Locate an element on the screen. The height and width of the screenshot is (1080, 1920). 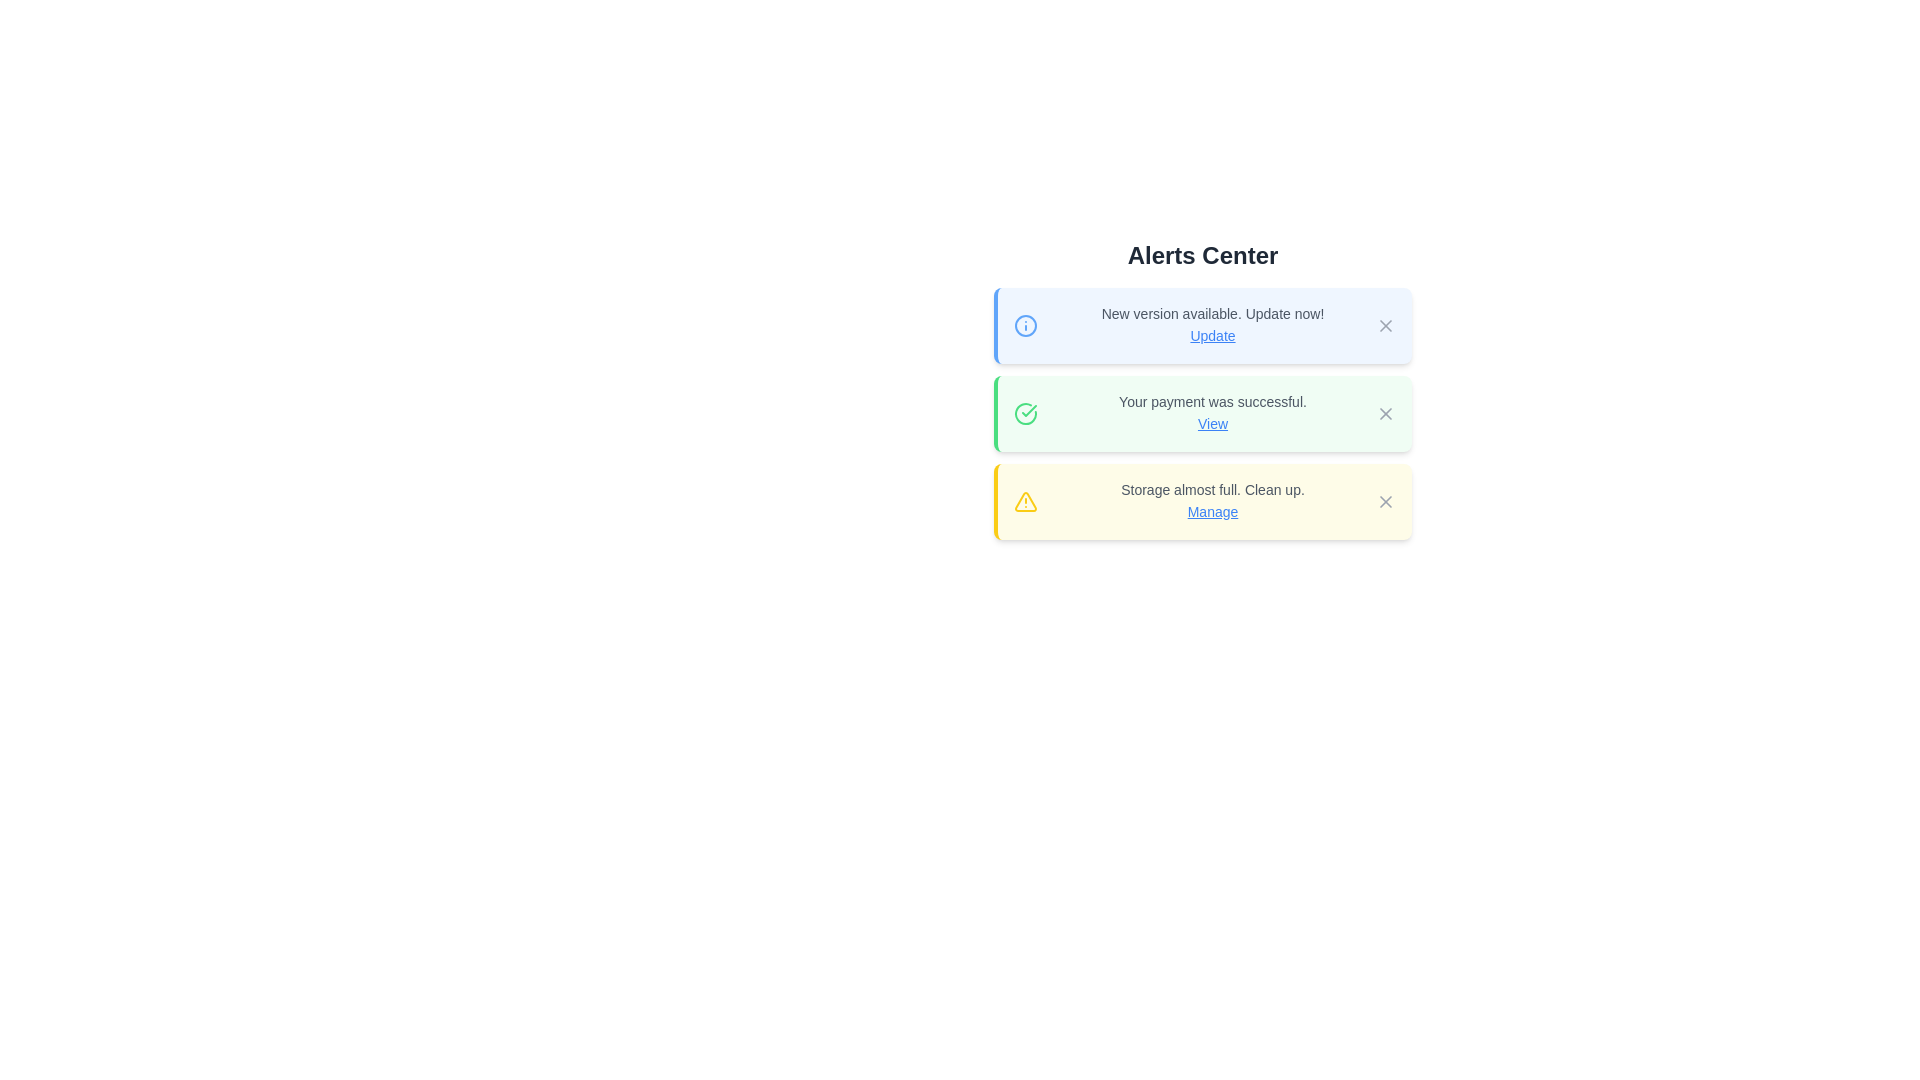
the close button styled as an 'X' icon located at the top-right corner of the yellow alert message box labeled 'Storage almost full. Clean up. Manage.' is located at coordinates (1385, 500).